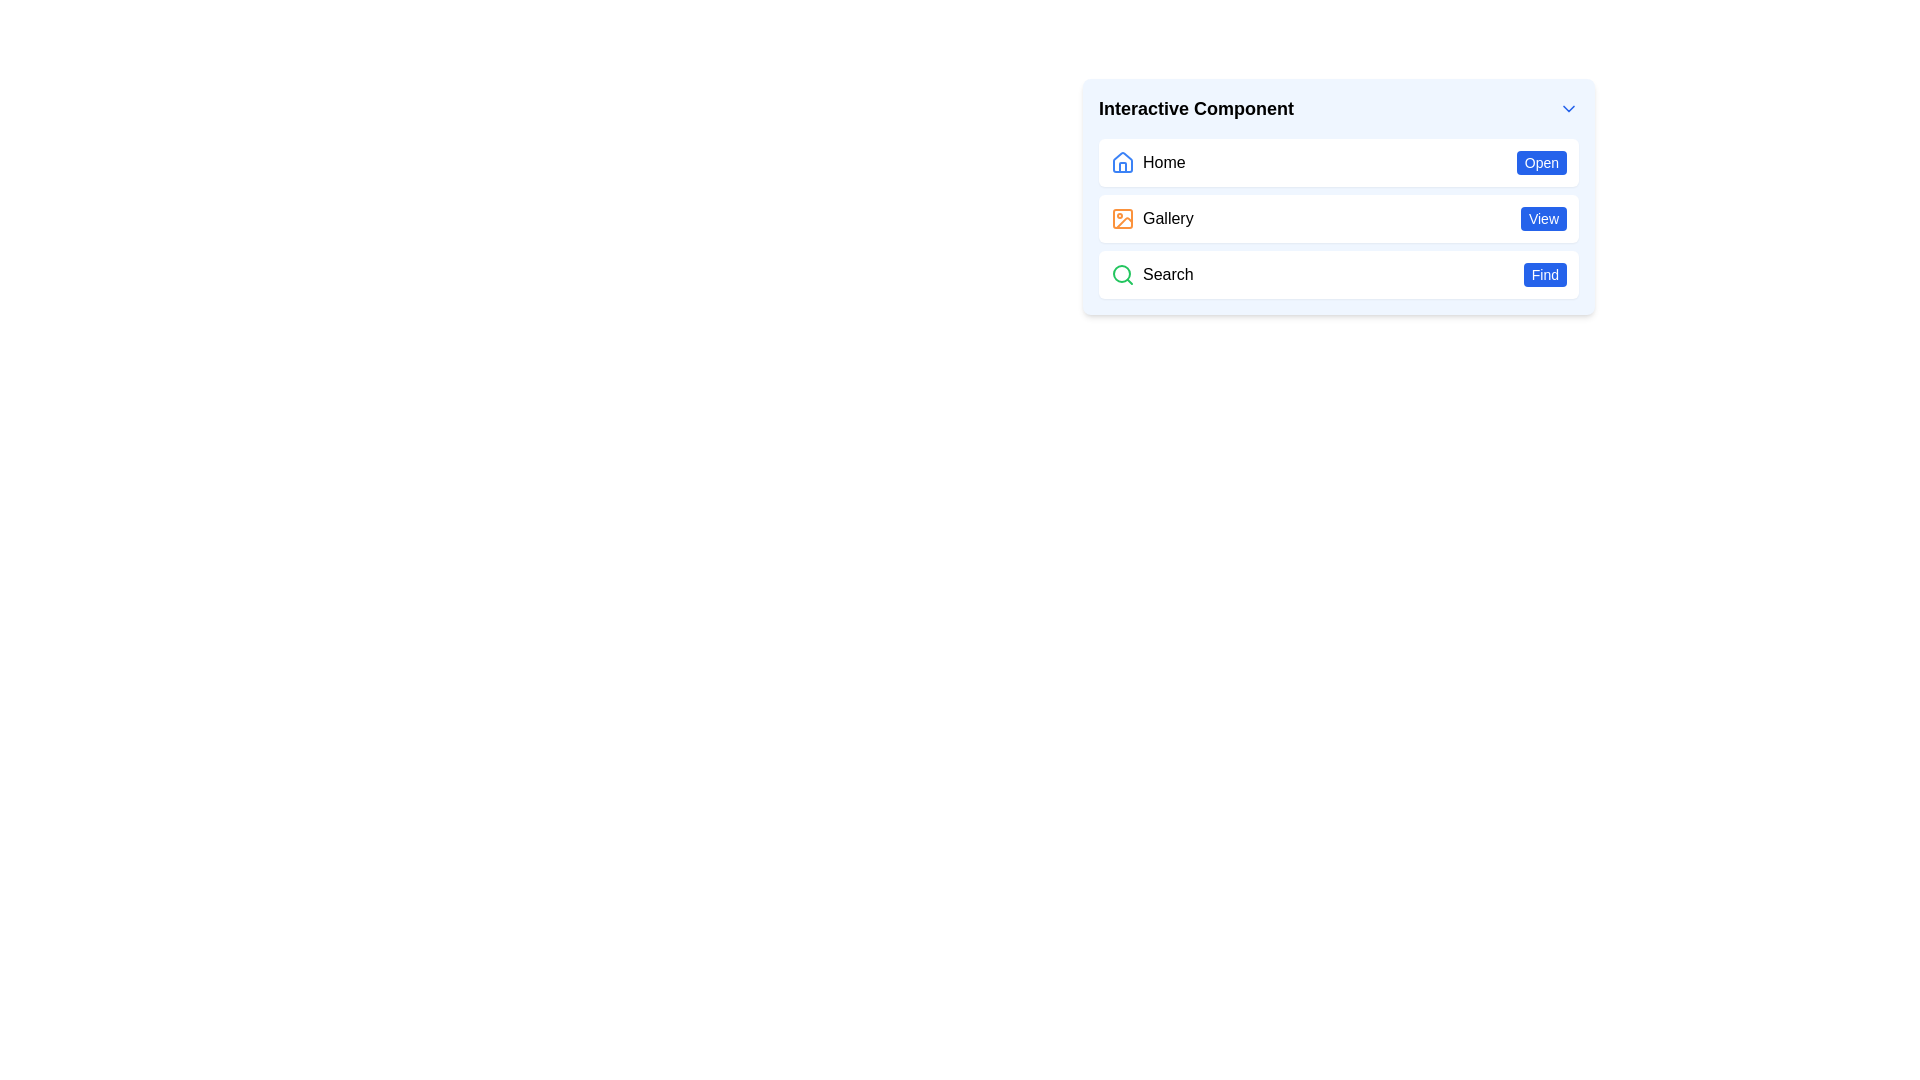  Describe the element at coordinates (1540, 161) in the screenshot. I see `the blue button with rounded edges labeled 'Open' located to the right of the 'Home' label in the top row of a vertical list of options` at that location.